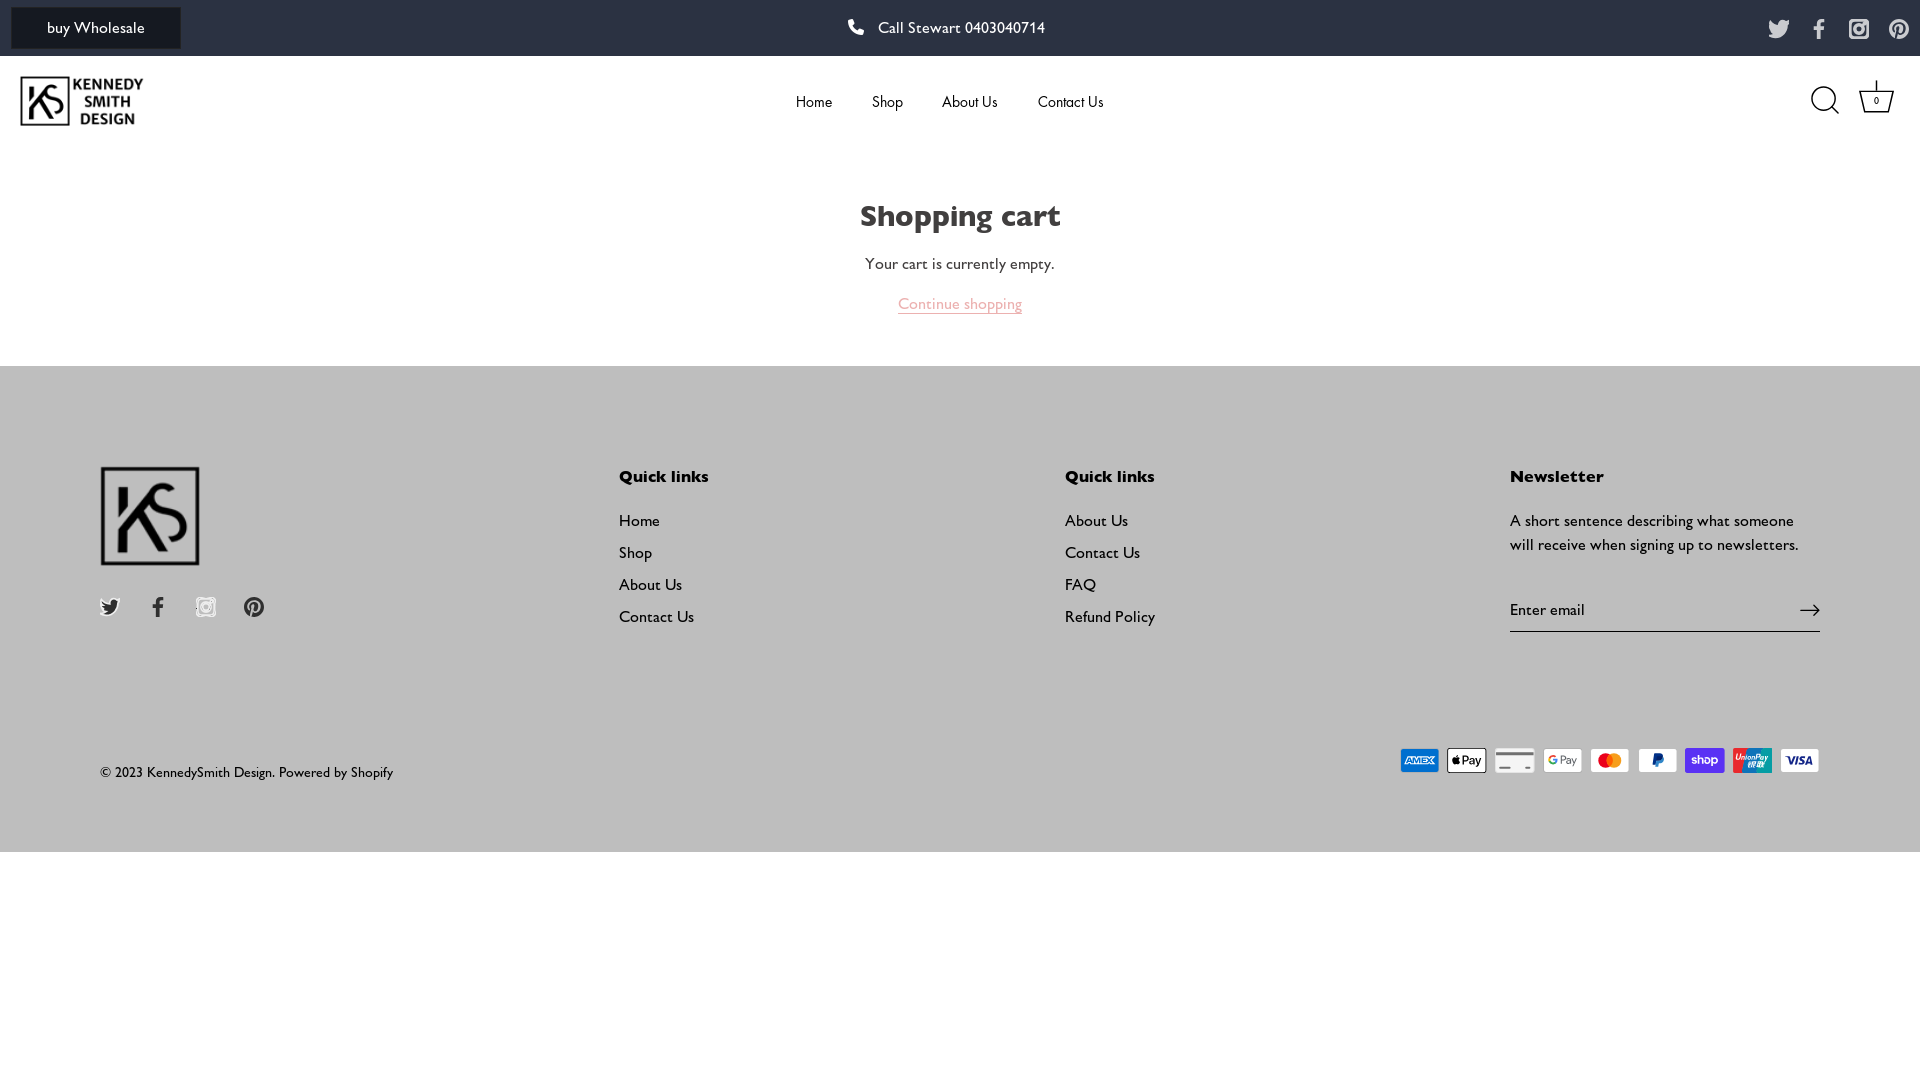 The height and width of the screenshot is (1080, 1920). Describe the element at coordinates (896, 304) in the screenshot. I see `'Continue shopping'` at that location.